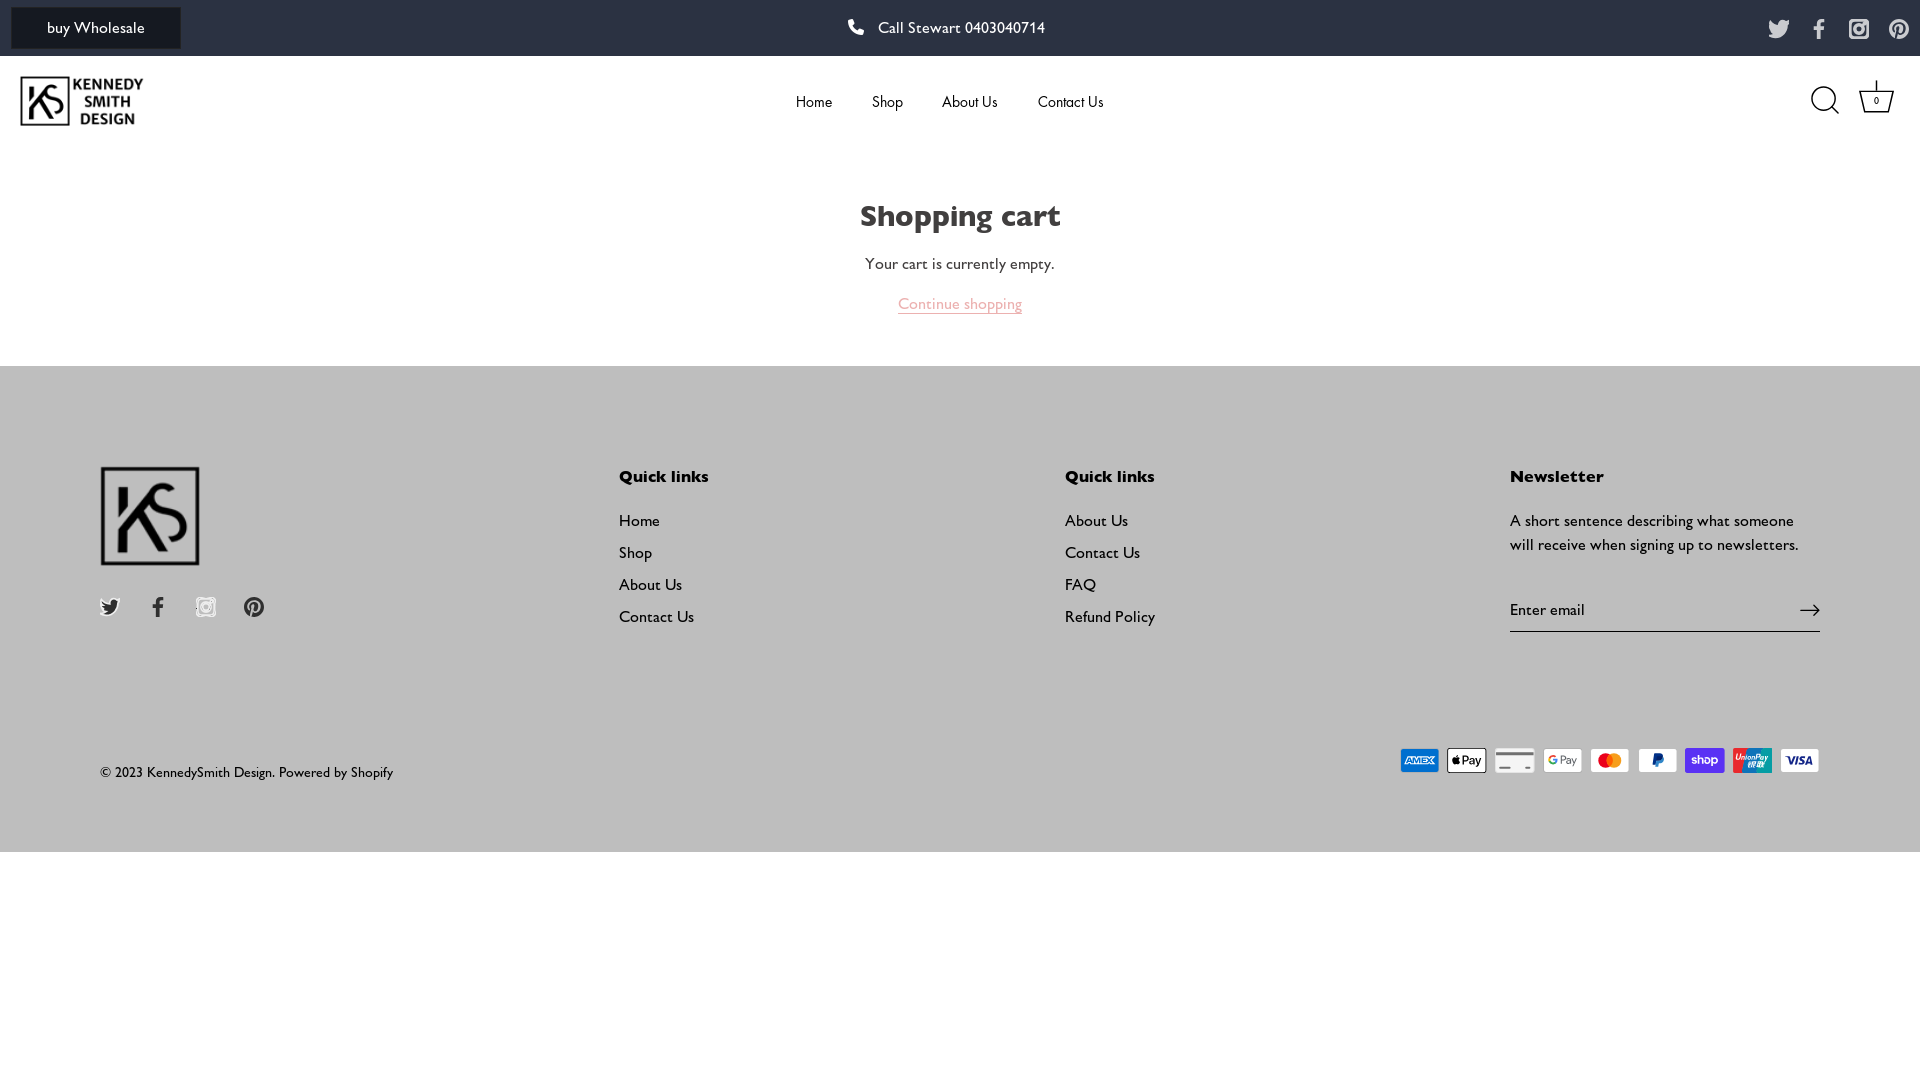 The height and width of the screenshot is (1080, 1920). Describe the element at coordinates (896, 304) in the screenshot. I see `'Continue shopping'` at that location.